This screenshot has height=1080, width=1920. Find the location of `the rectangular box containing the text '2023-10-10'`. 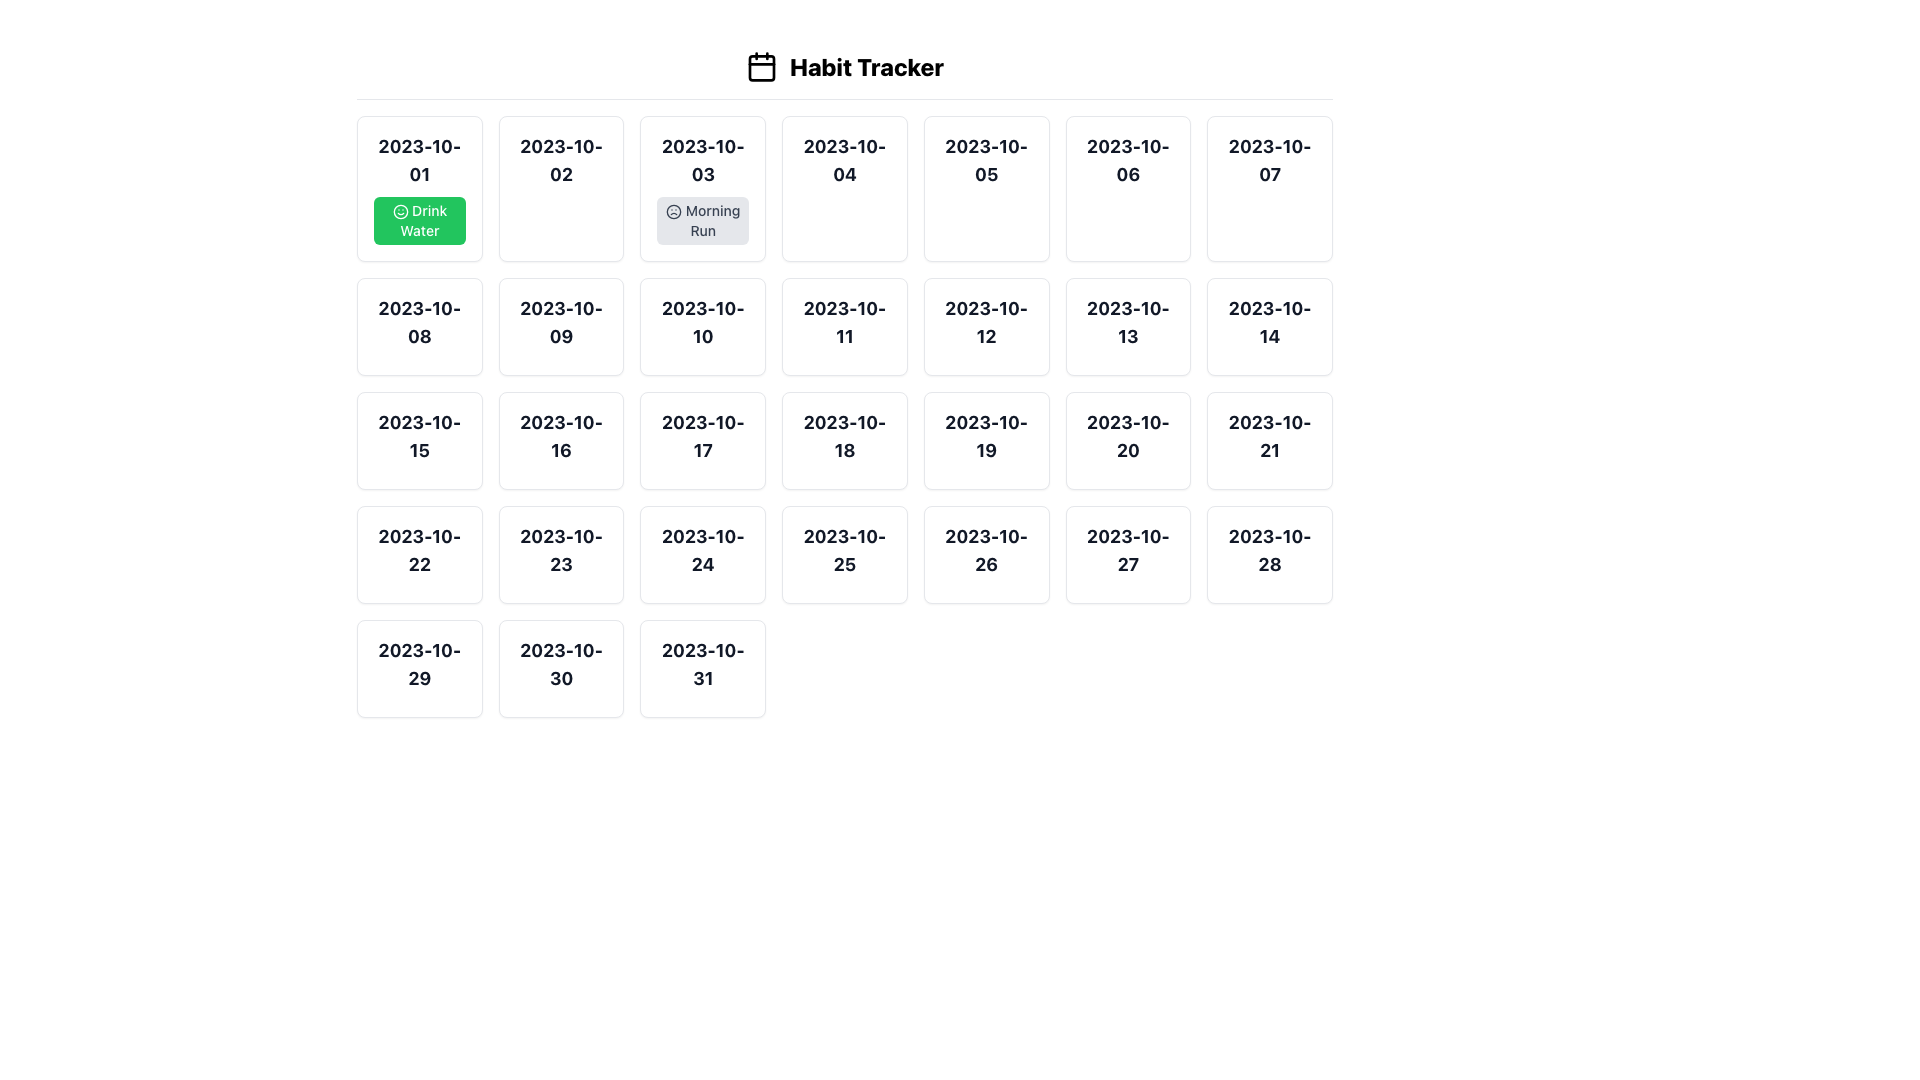

the rectangular box containing the text '2023-10-10' is located at coordinates (703, 326).